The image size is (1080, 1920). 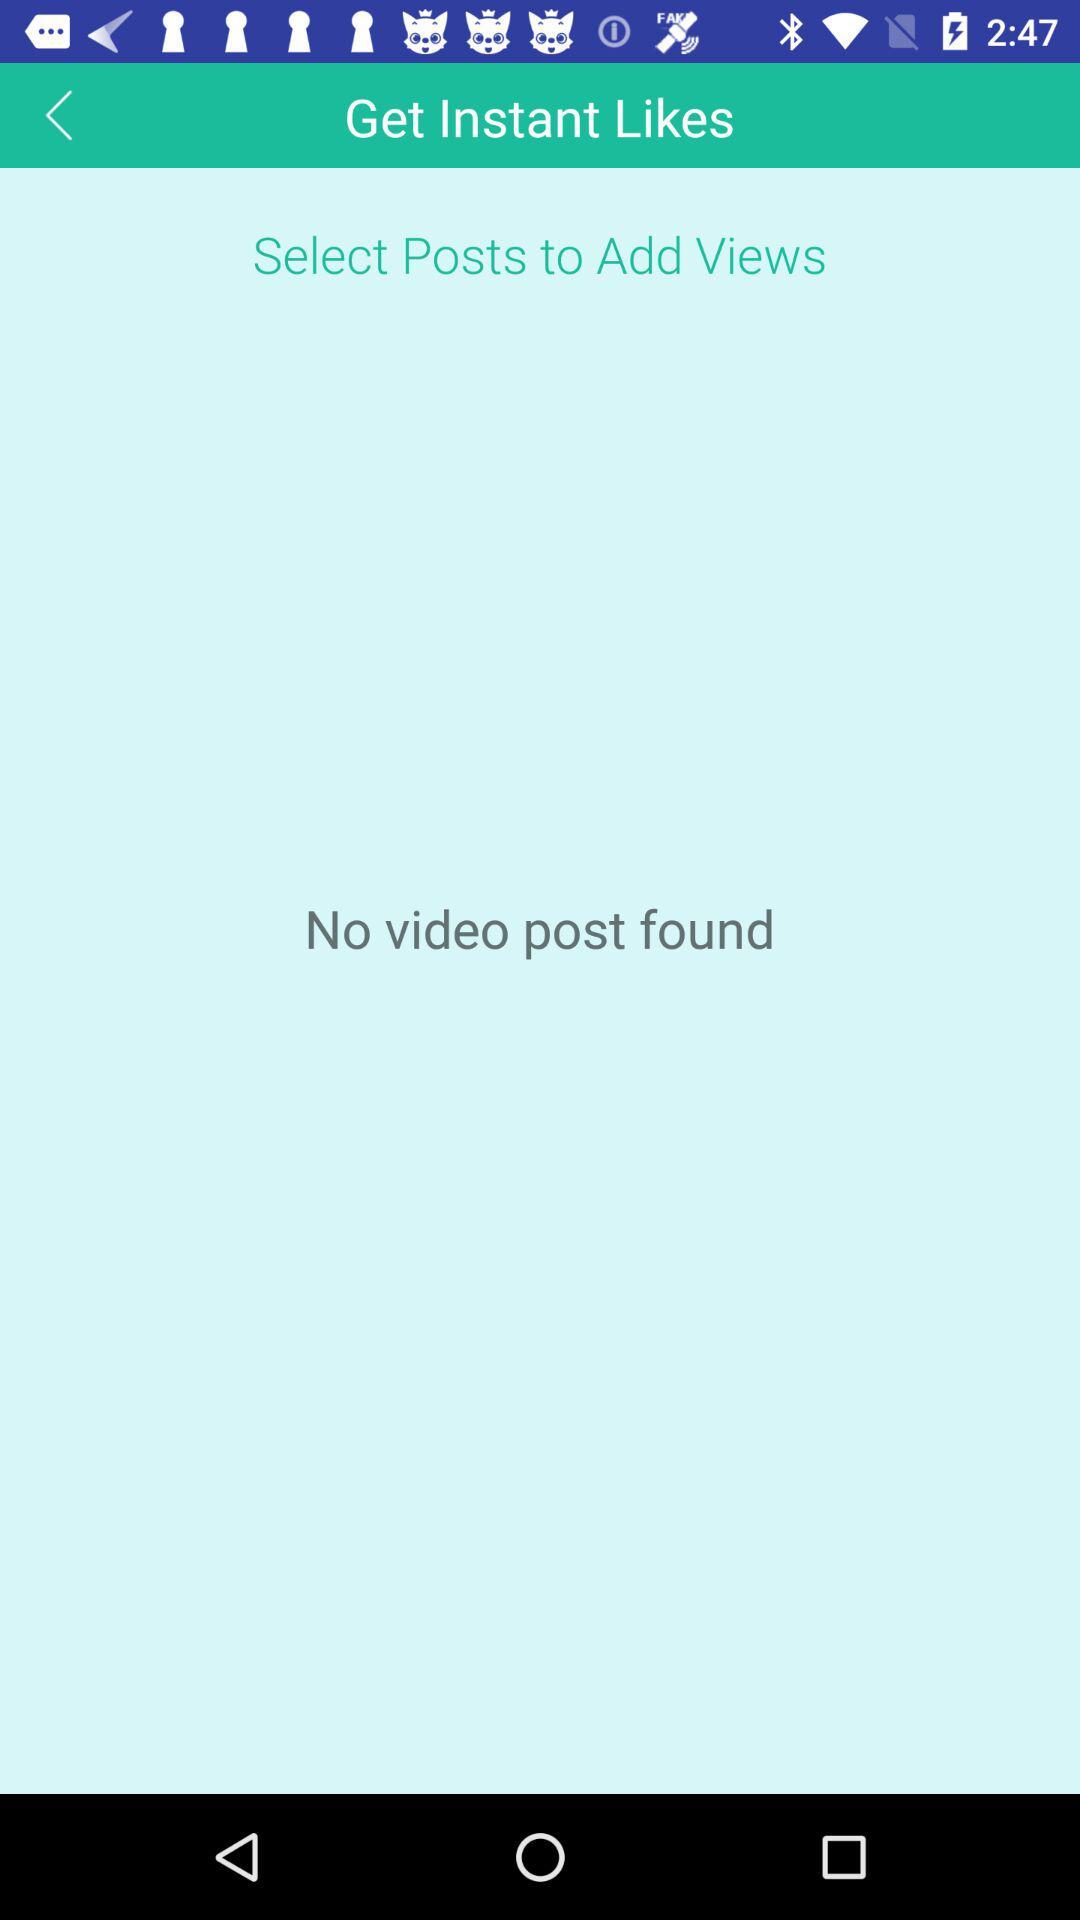 What do you see at coordinates (58, 114) in the screenshot?
I see `the icon to the left of get instant likes item` at bounding box center [58, 114].